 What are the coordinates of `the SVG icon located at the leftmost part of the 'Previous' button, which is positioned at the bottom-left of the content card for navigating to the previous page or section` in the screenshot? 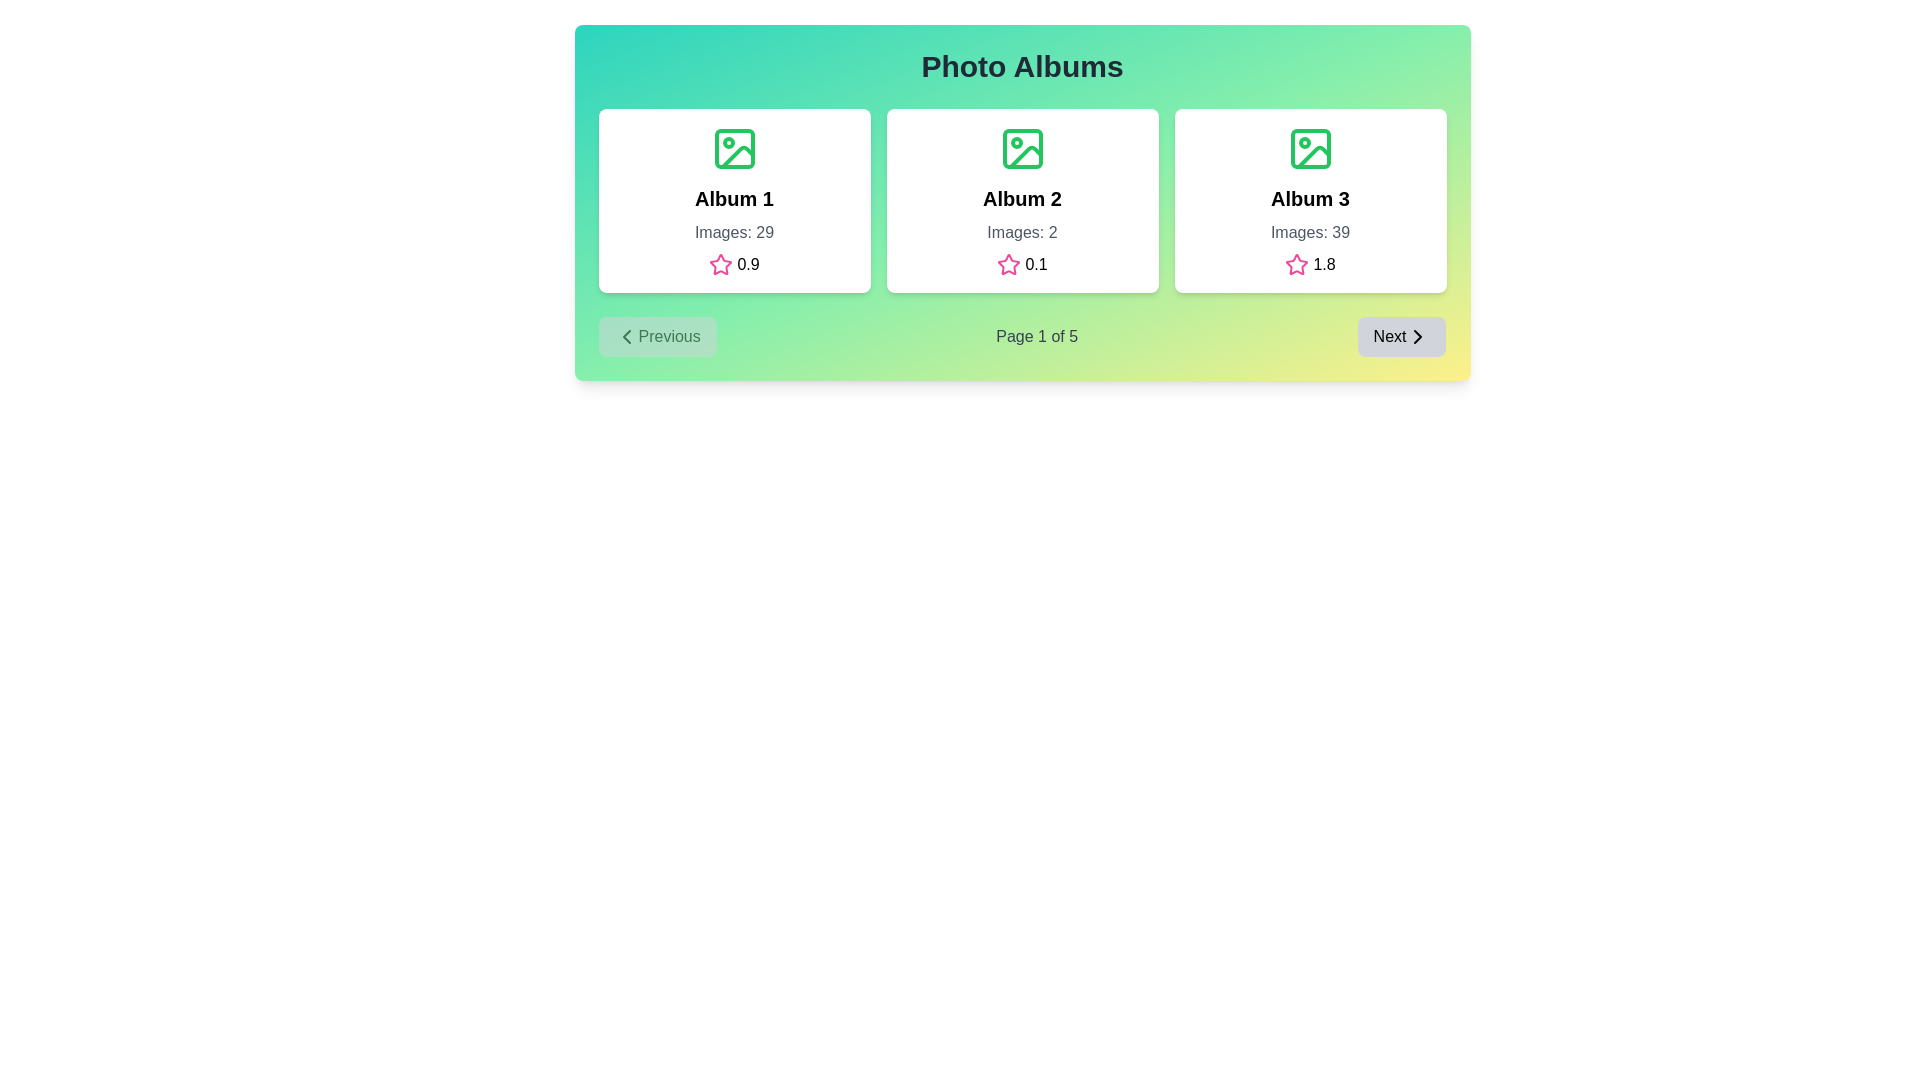 It's located at (625, 335).